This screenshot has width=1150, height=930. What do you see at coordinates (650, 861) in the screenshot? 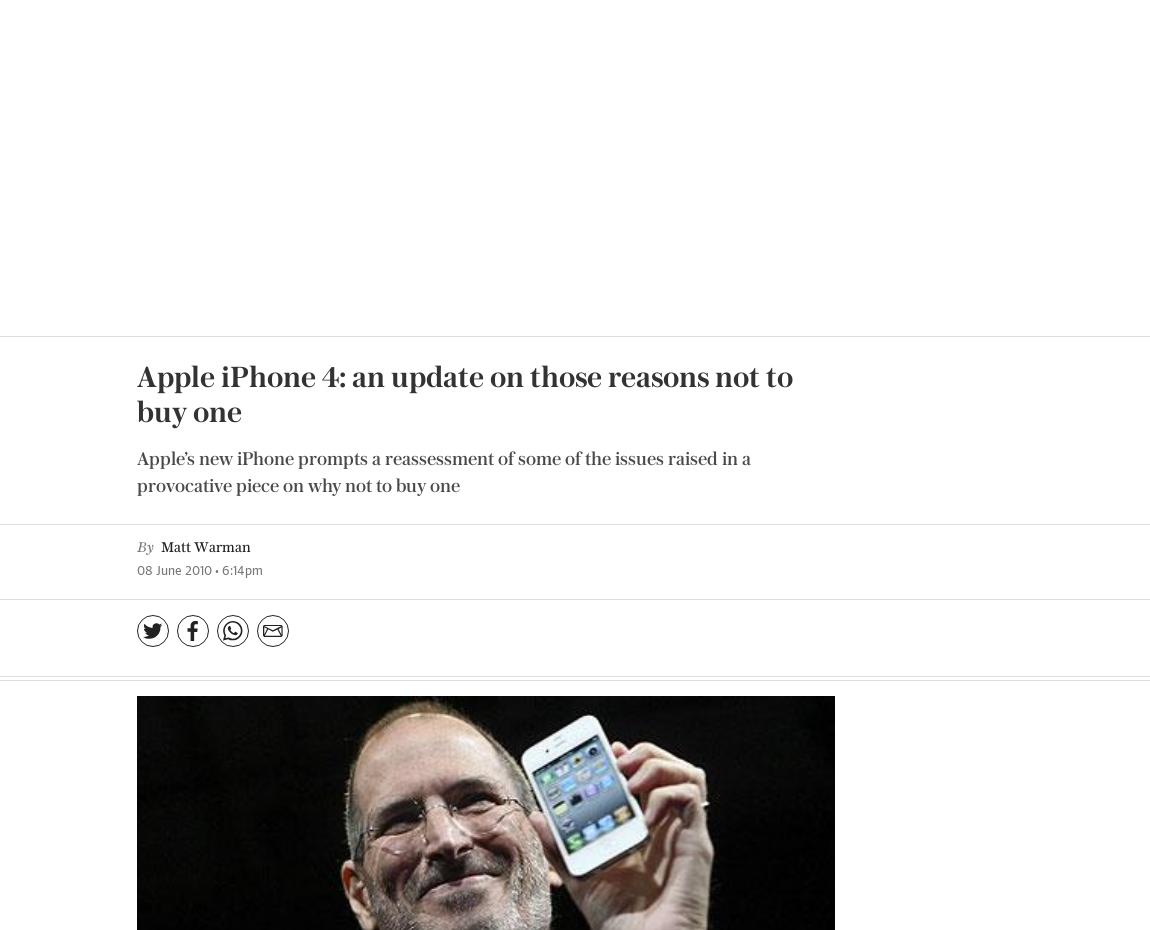
I see `'Log in'` at bounding box center [650, 861].